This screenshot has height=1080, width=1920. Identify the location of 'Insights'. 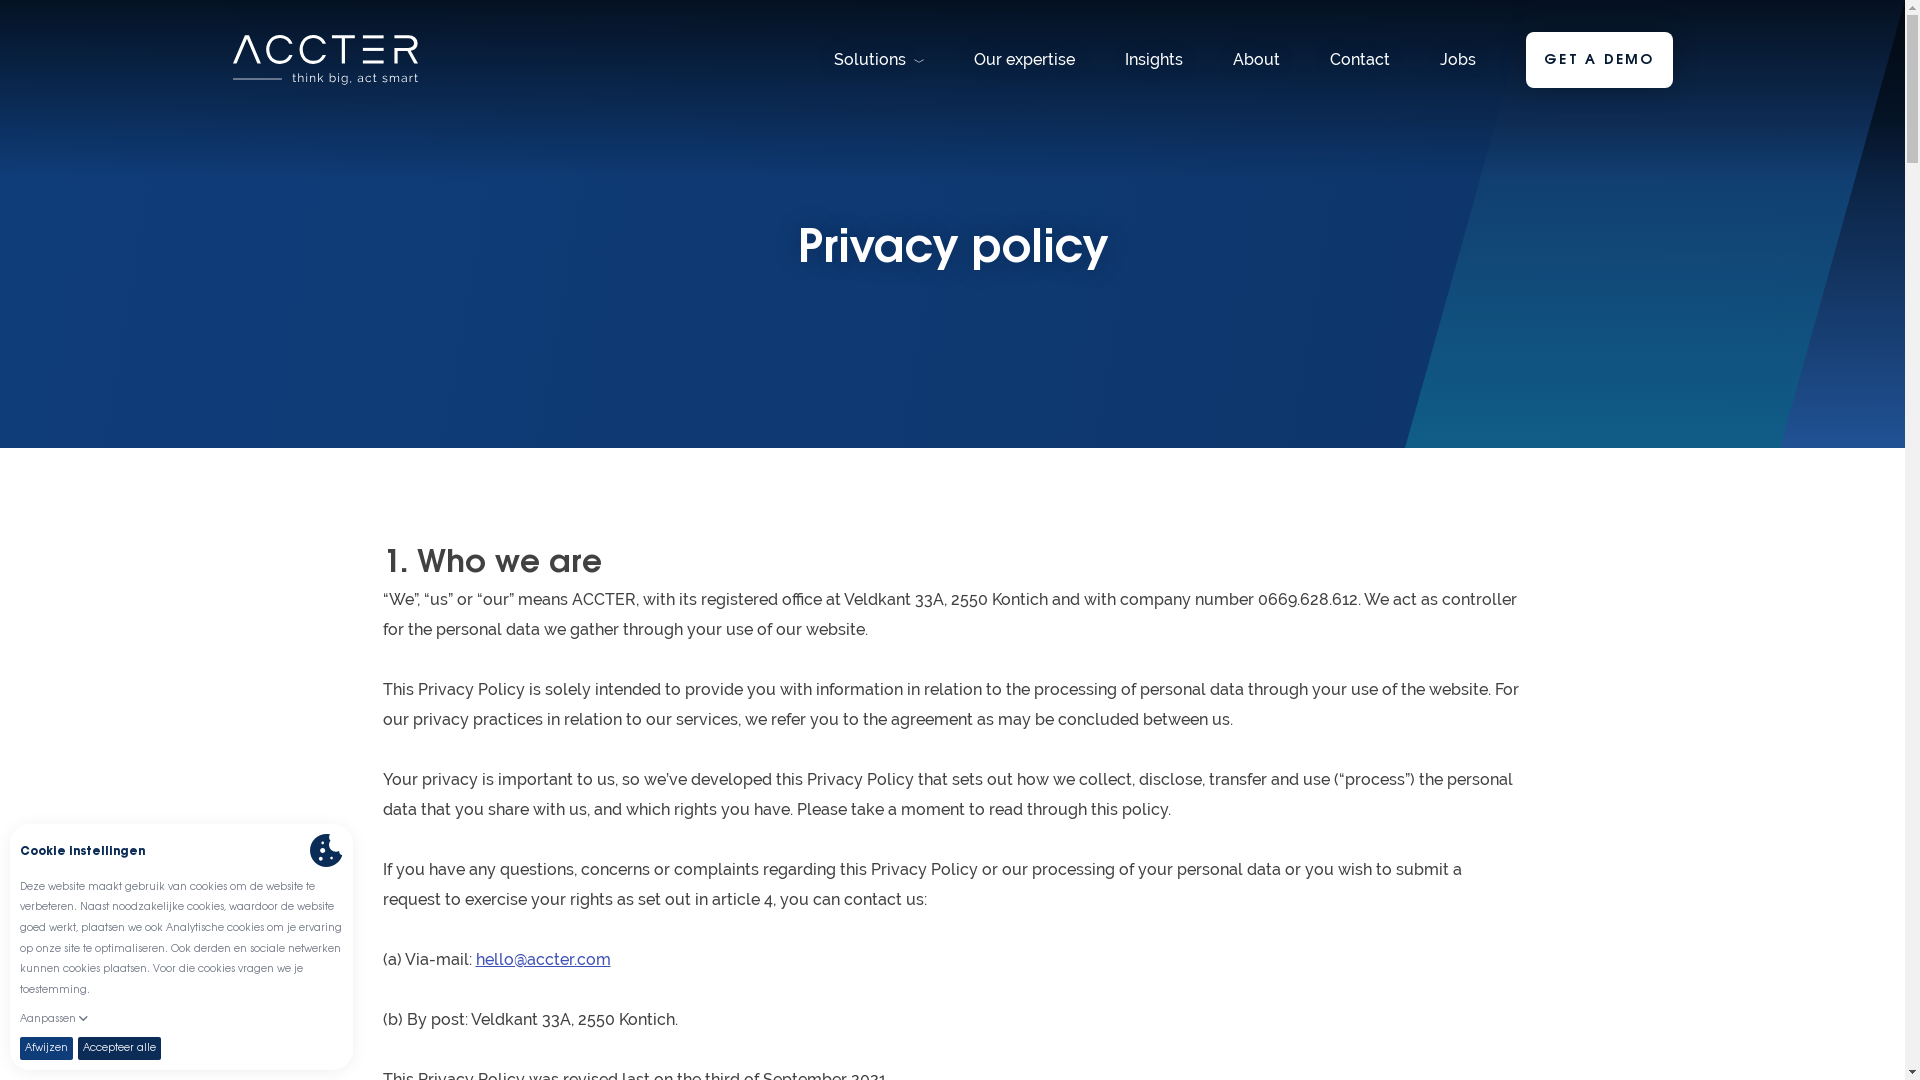
(1124, 59).